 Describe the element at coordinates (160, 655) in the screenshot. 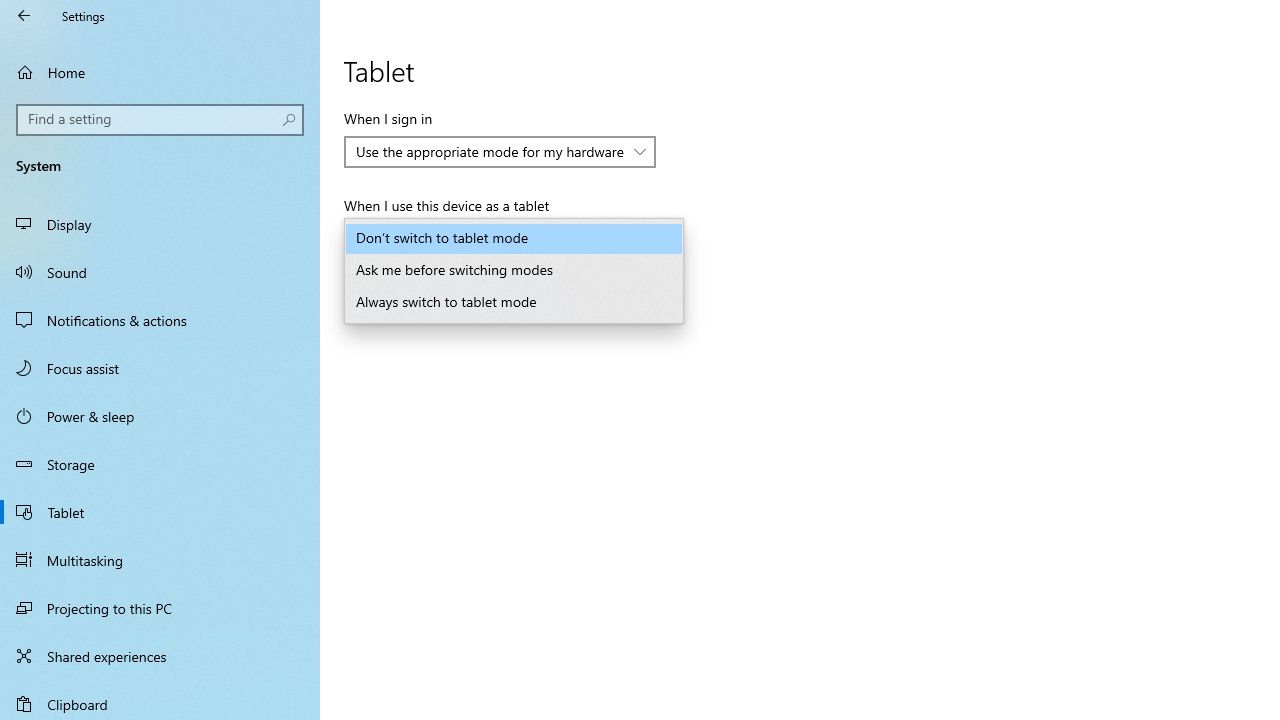

I see `'Shared experiences'` at that location.